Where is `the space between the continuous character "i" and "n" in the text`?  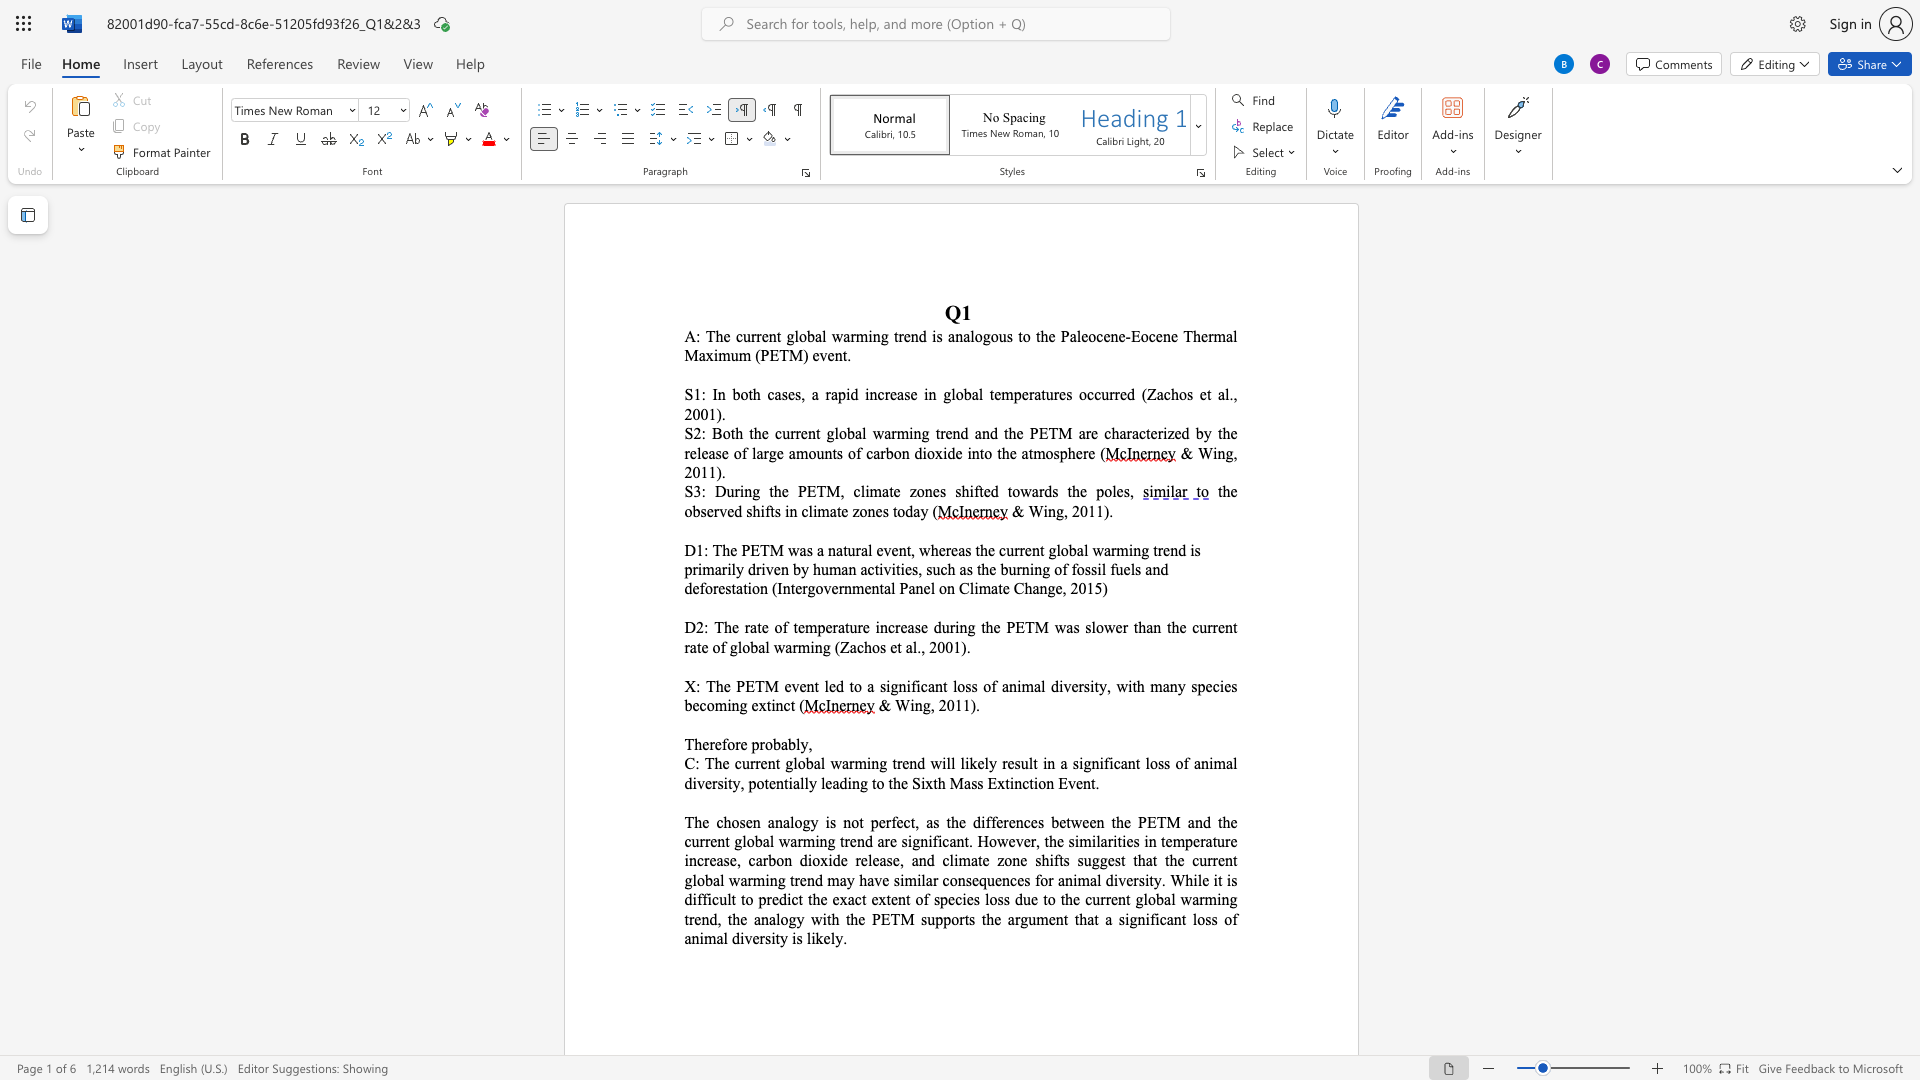
the space between the continuous character "i" and "n" in the text is located at coordinates (914, 704).